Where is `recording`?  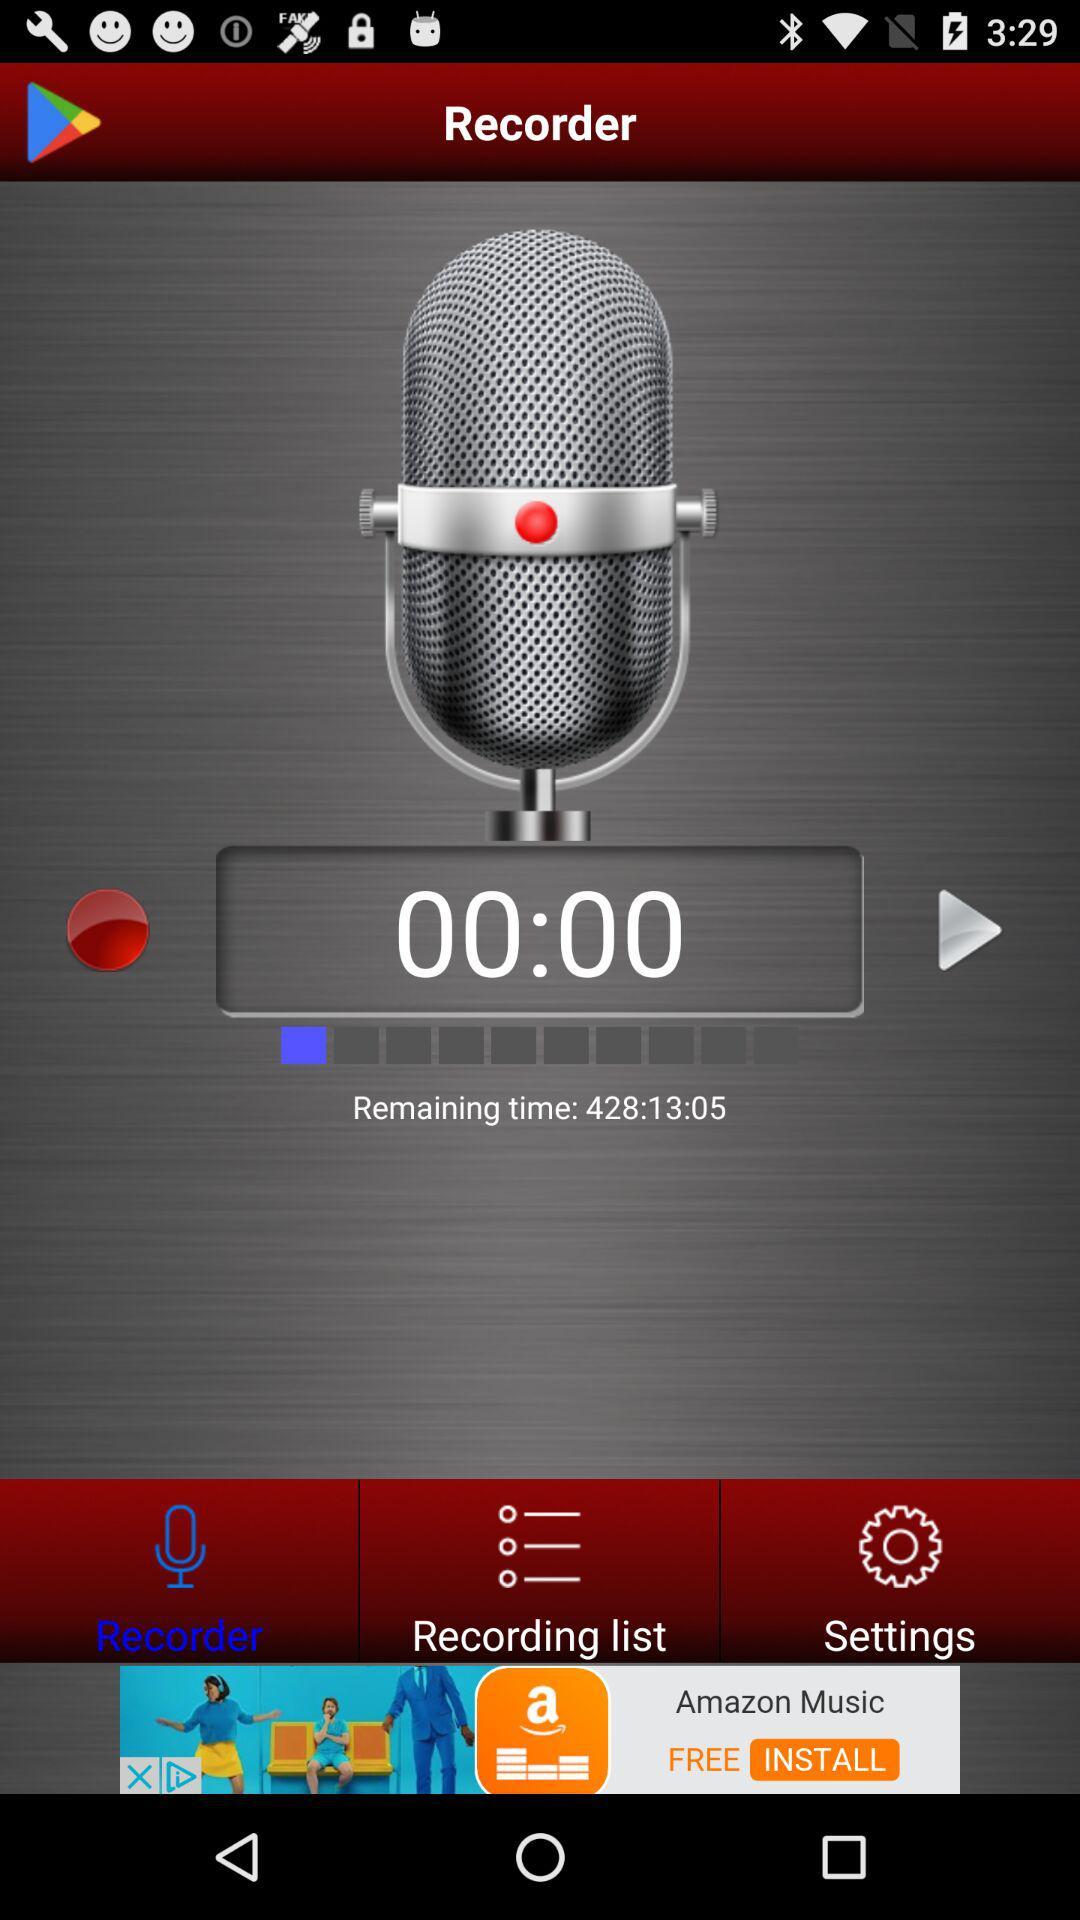
recording is located at coordinates (971, 929).